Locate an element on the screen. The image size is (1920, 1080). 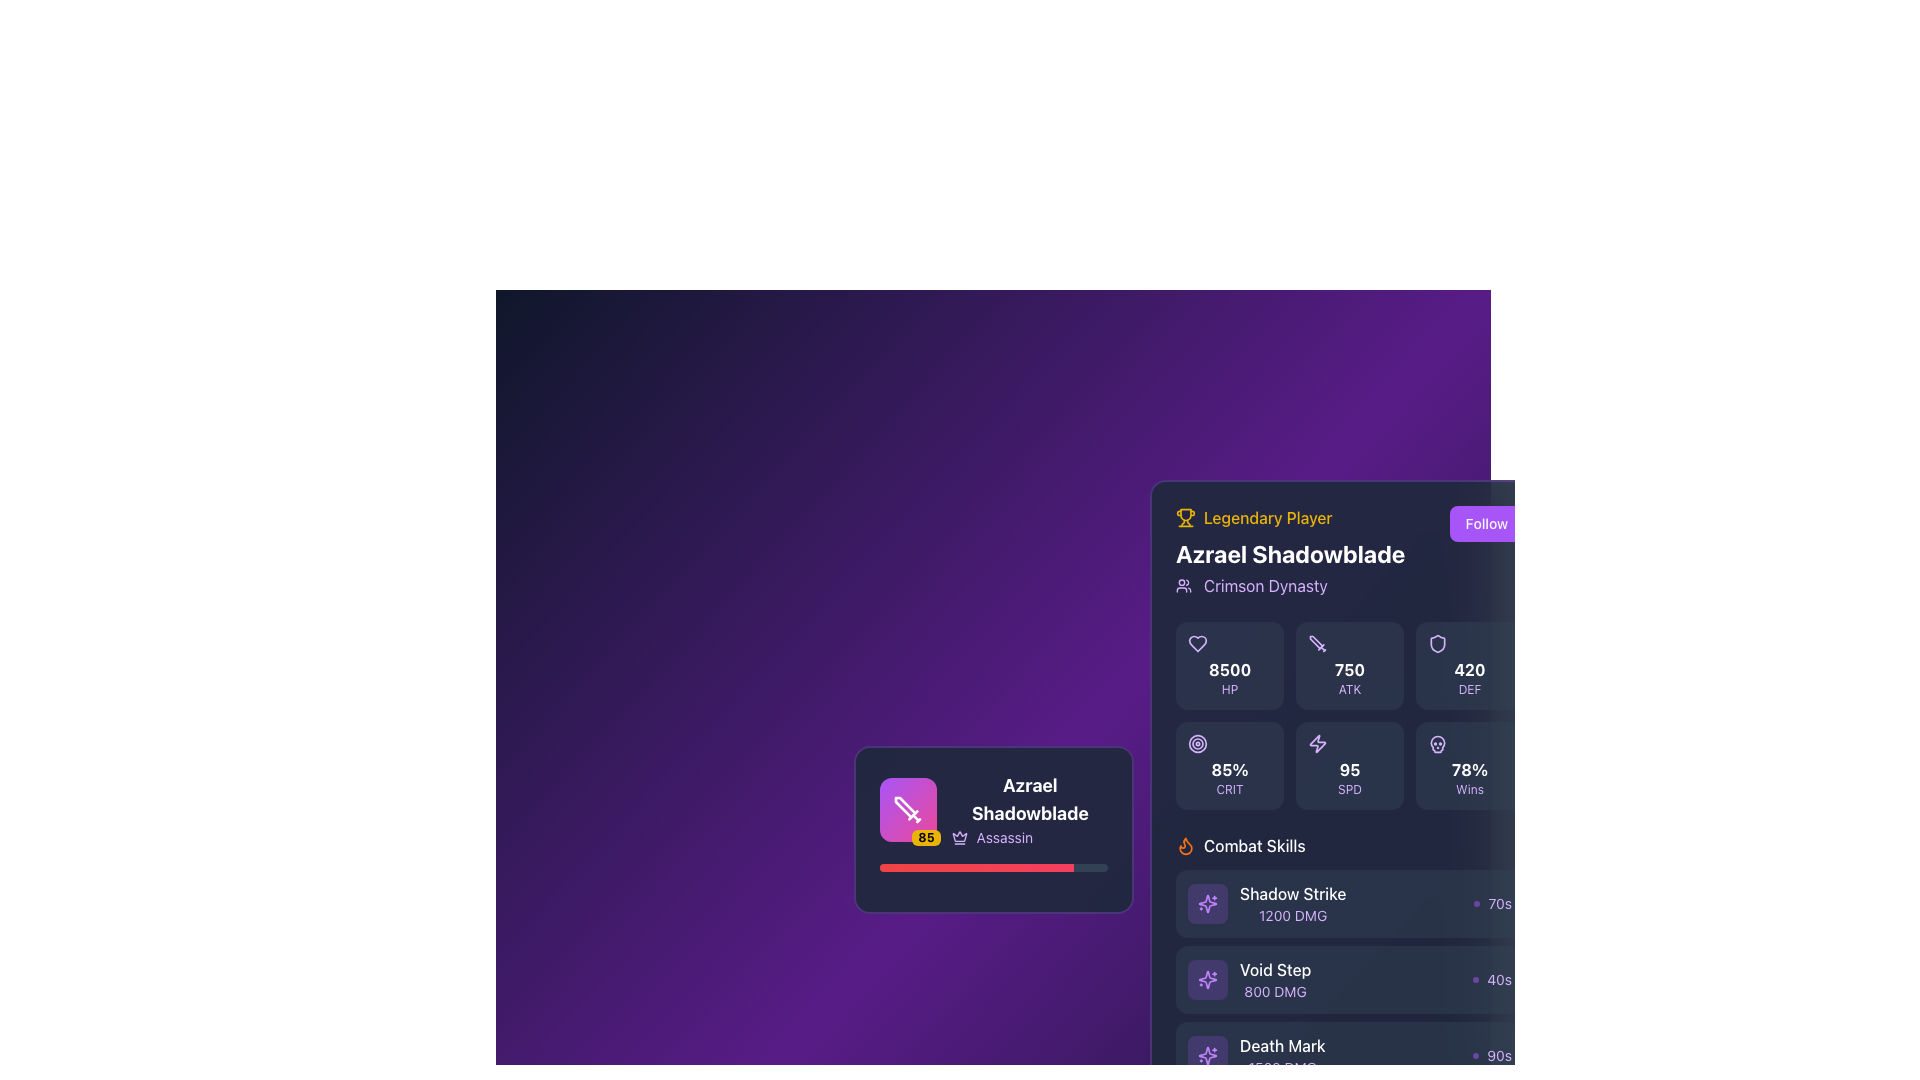
the Text label that indicates the attack attribute (ATK) positioned beneath the numeric value '750' in the section representing ATK is located at coordinates (1349, 689).